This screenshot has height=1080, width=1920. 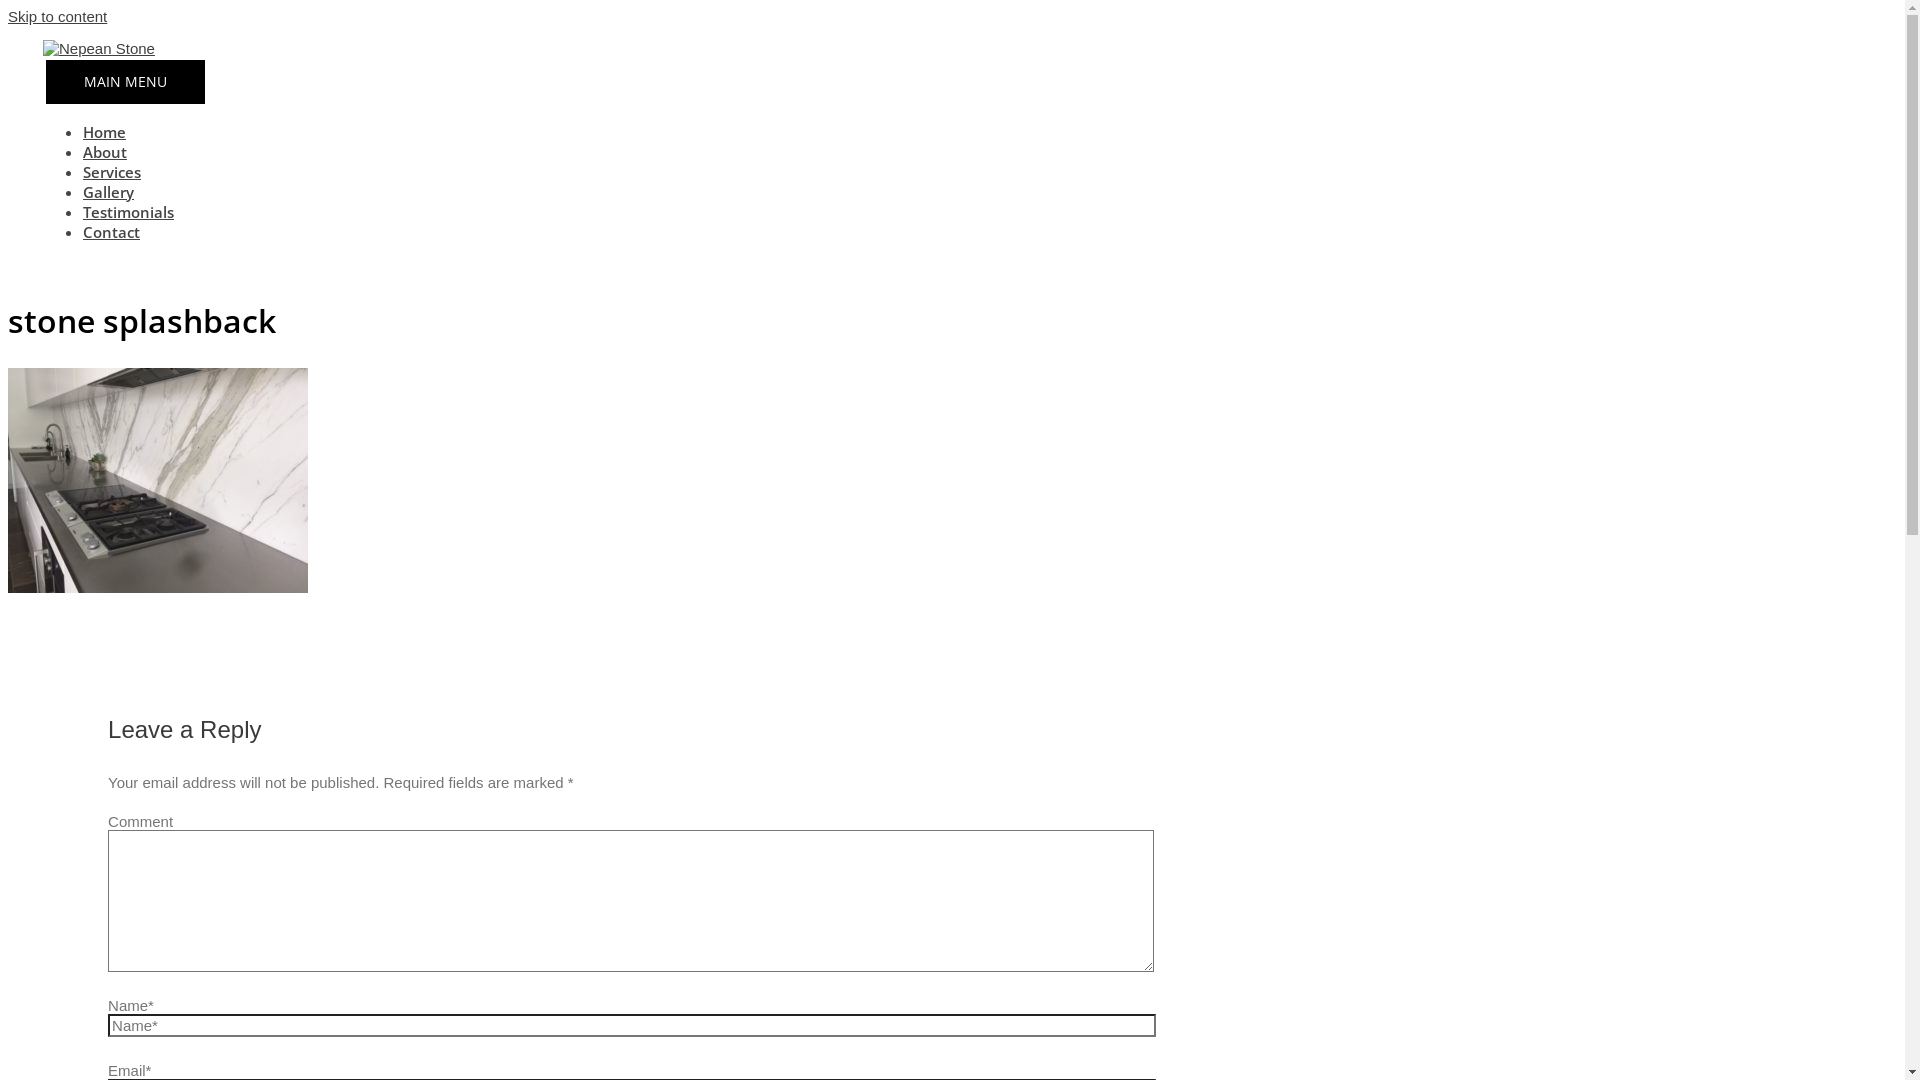 What do you see at coordinates (124, 80) in the screenshot?
I see `'MAIN MENU'` at bounding box center [124, 80].